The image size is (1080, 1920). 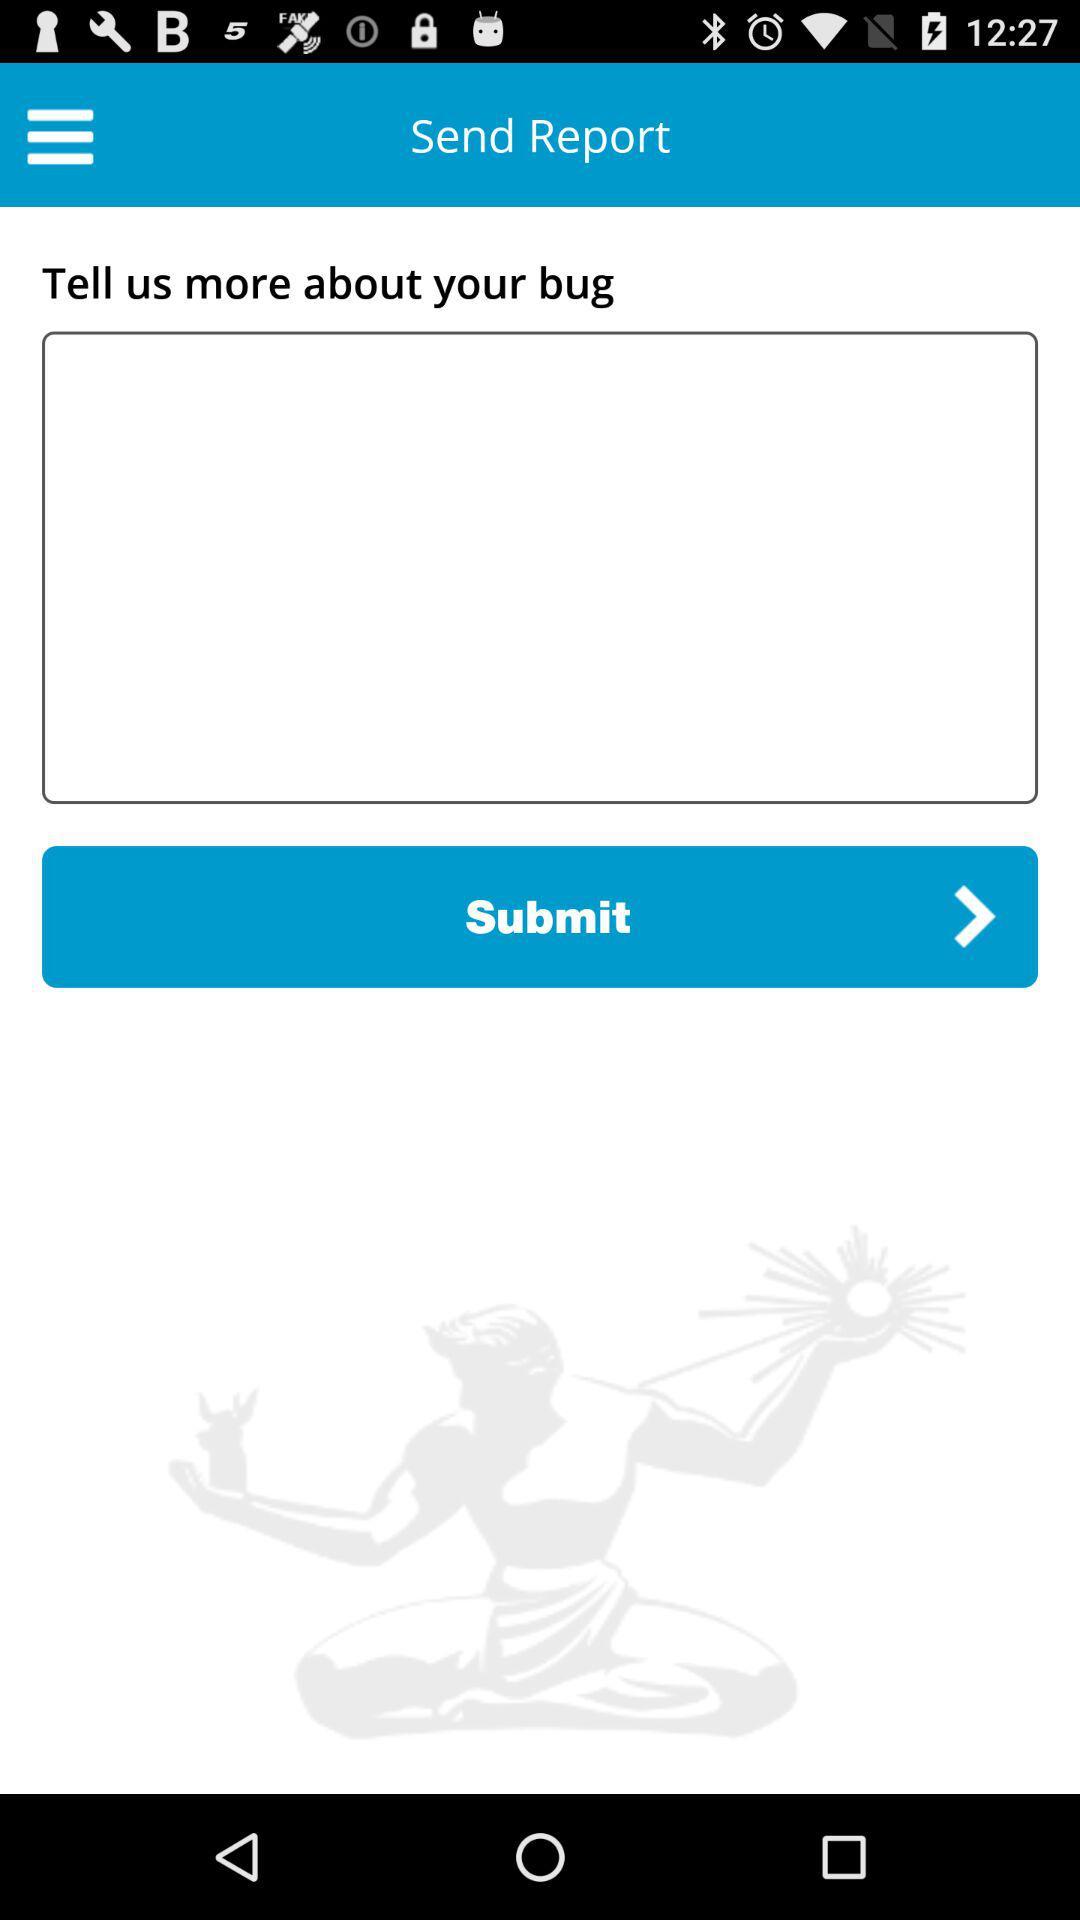 What do you see at coordinates (540, 915) in the screenshot?
I see `item at the center` at bounding box center [540, 915].